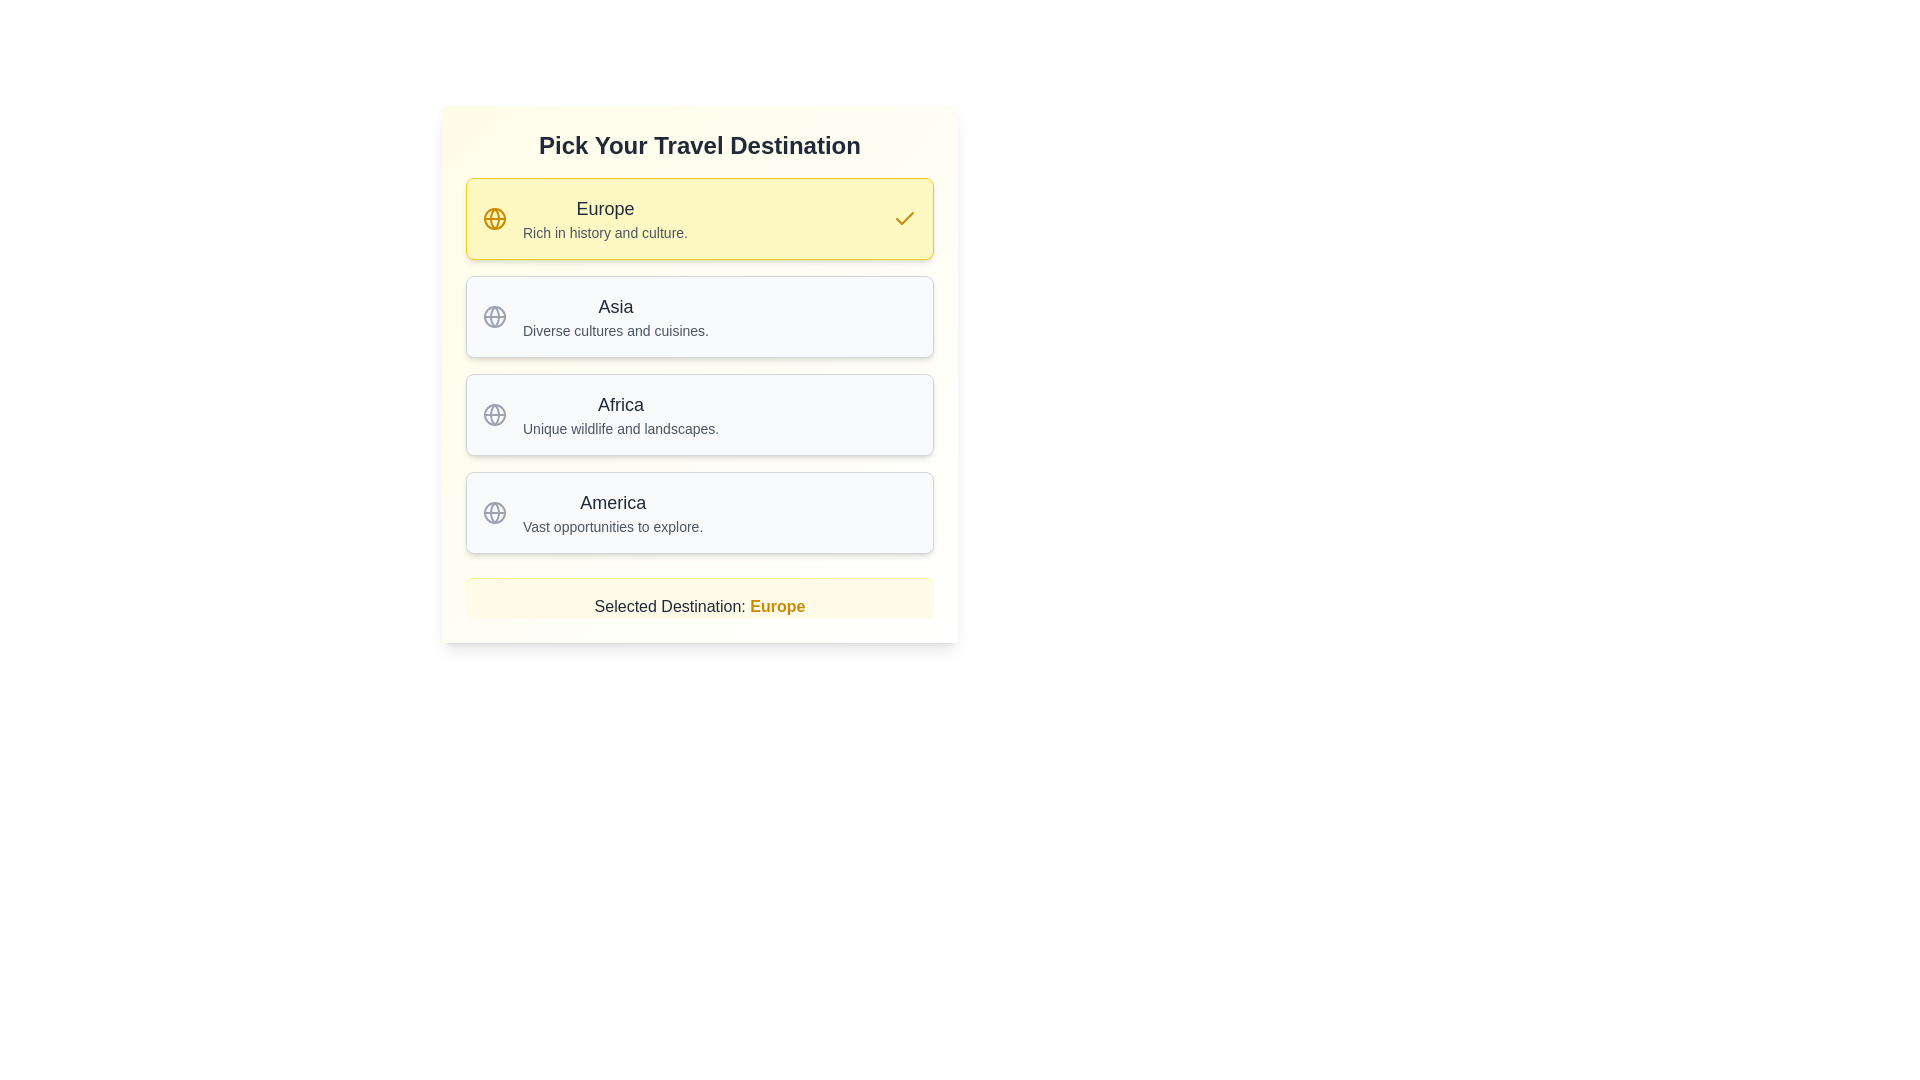  I want to click on the informative text content for the destination 'Asia', which is the second option in a list of travel destinations, providing details about its diverse cultures and cuisines, so click(614, 315).